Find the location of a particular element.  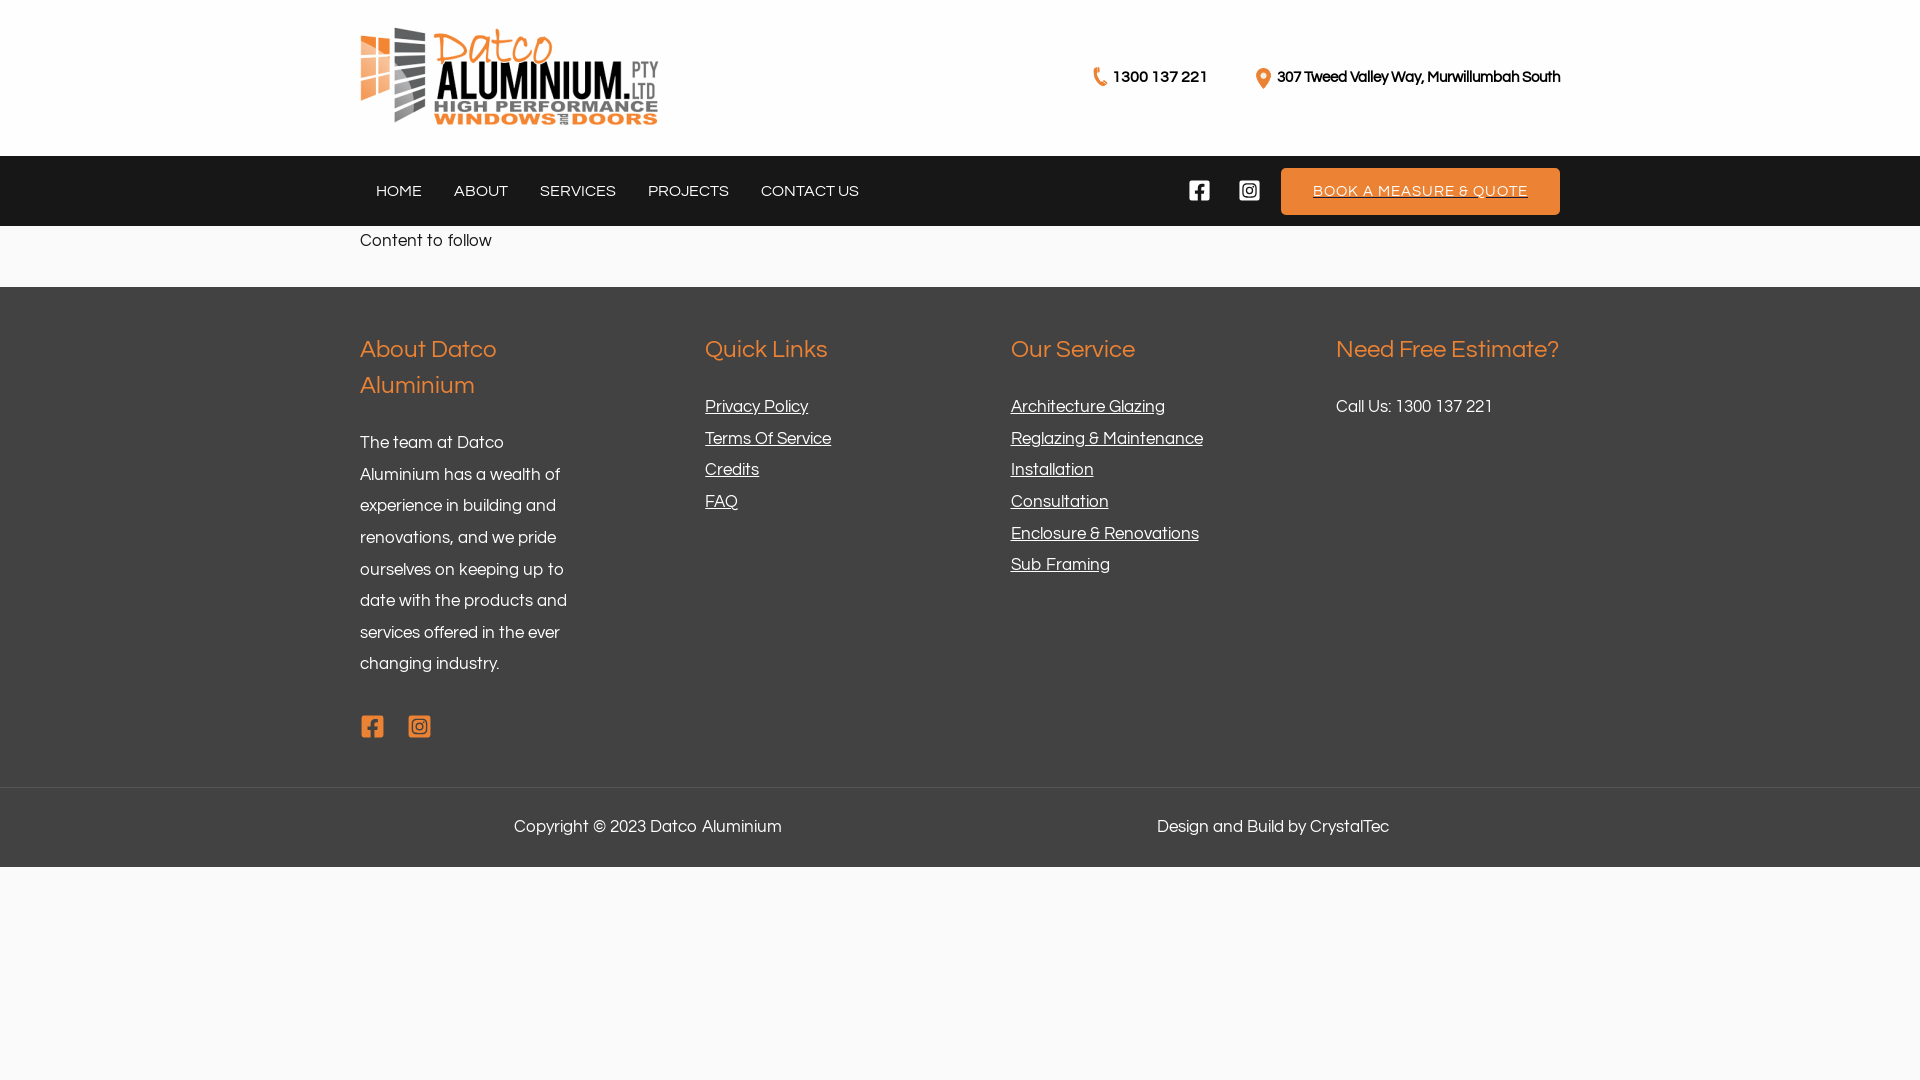

'BOOK A MEASURE & QUOTE' is located at coordinates (1281, 191).